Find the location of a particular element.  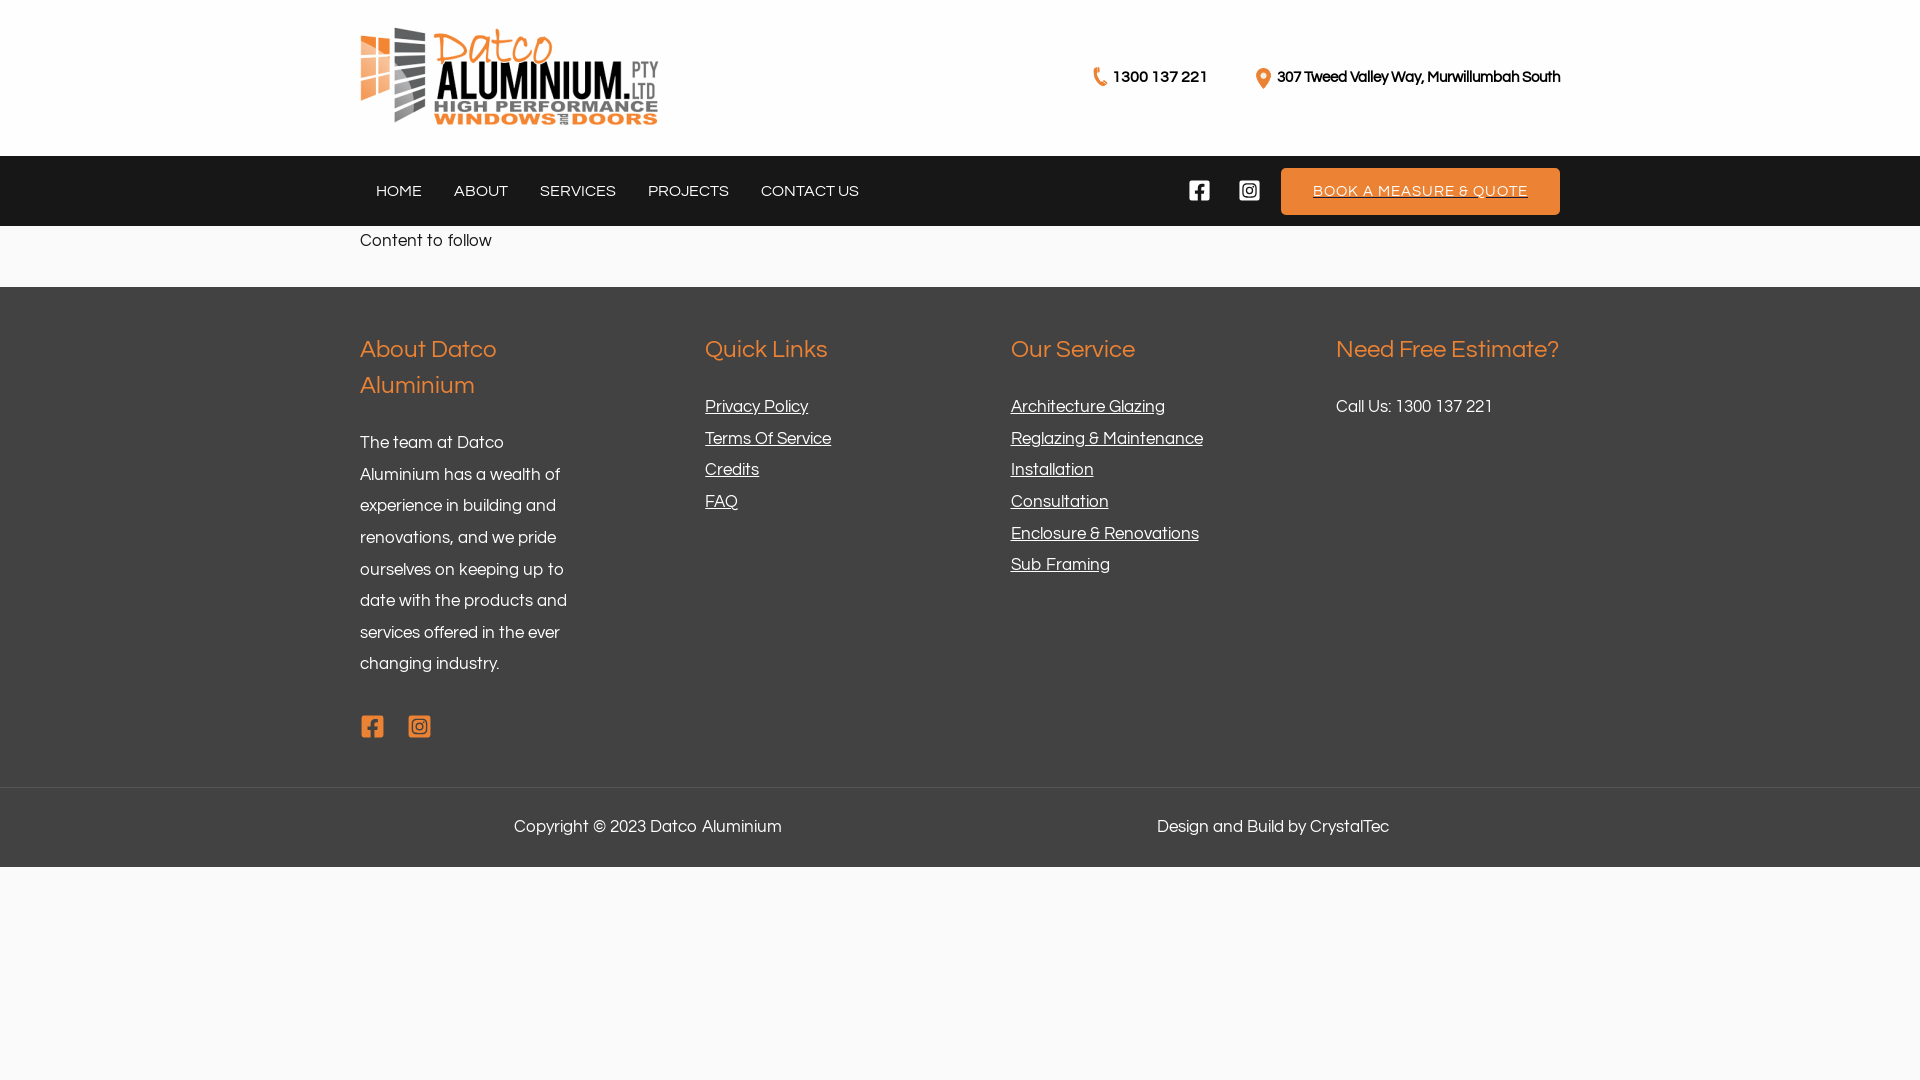

'BOOK A MEASURE & QUOTE' is located at coordinates (1281, 191).